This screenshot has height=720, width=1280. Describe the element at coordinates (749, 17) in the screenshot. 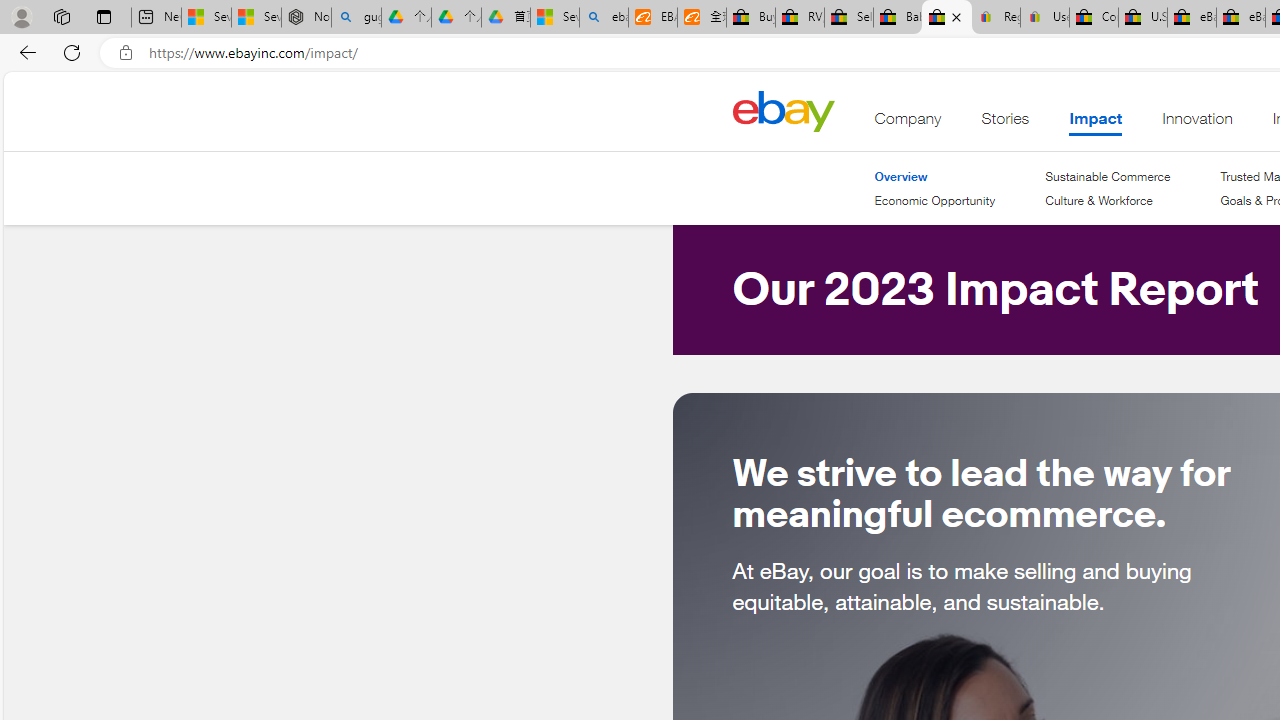

I see `'Buy Auto Parts & Accessories | eBay'` at that location.